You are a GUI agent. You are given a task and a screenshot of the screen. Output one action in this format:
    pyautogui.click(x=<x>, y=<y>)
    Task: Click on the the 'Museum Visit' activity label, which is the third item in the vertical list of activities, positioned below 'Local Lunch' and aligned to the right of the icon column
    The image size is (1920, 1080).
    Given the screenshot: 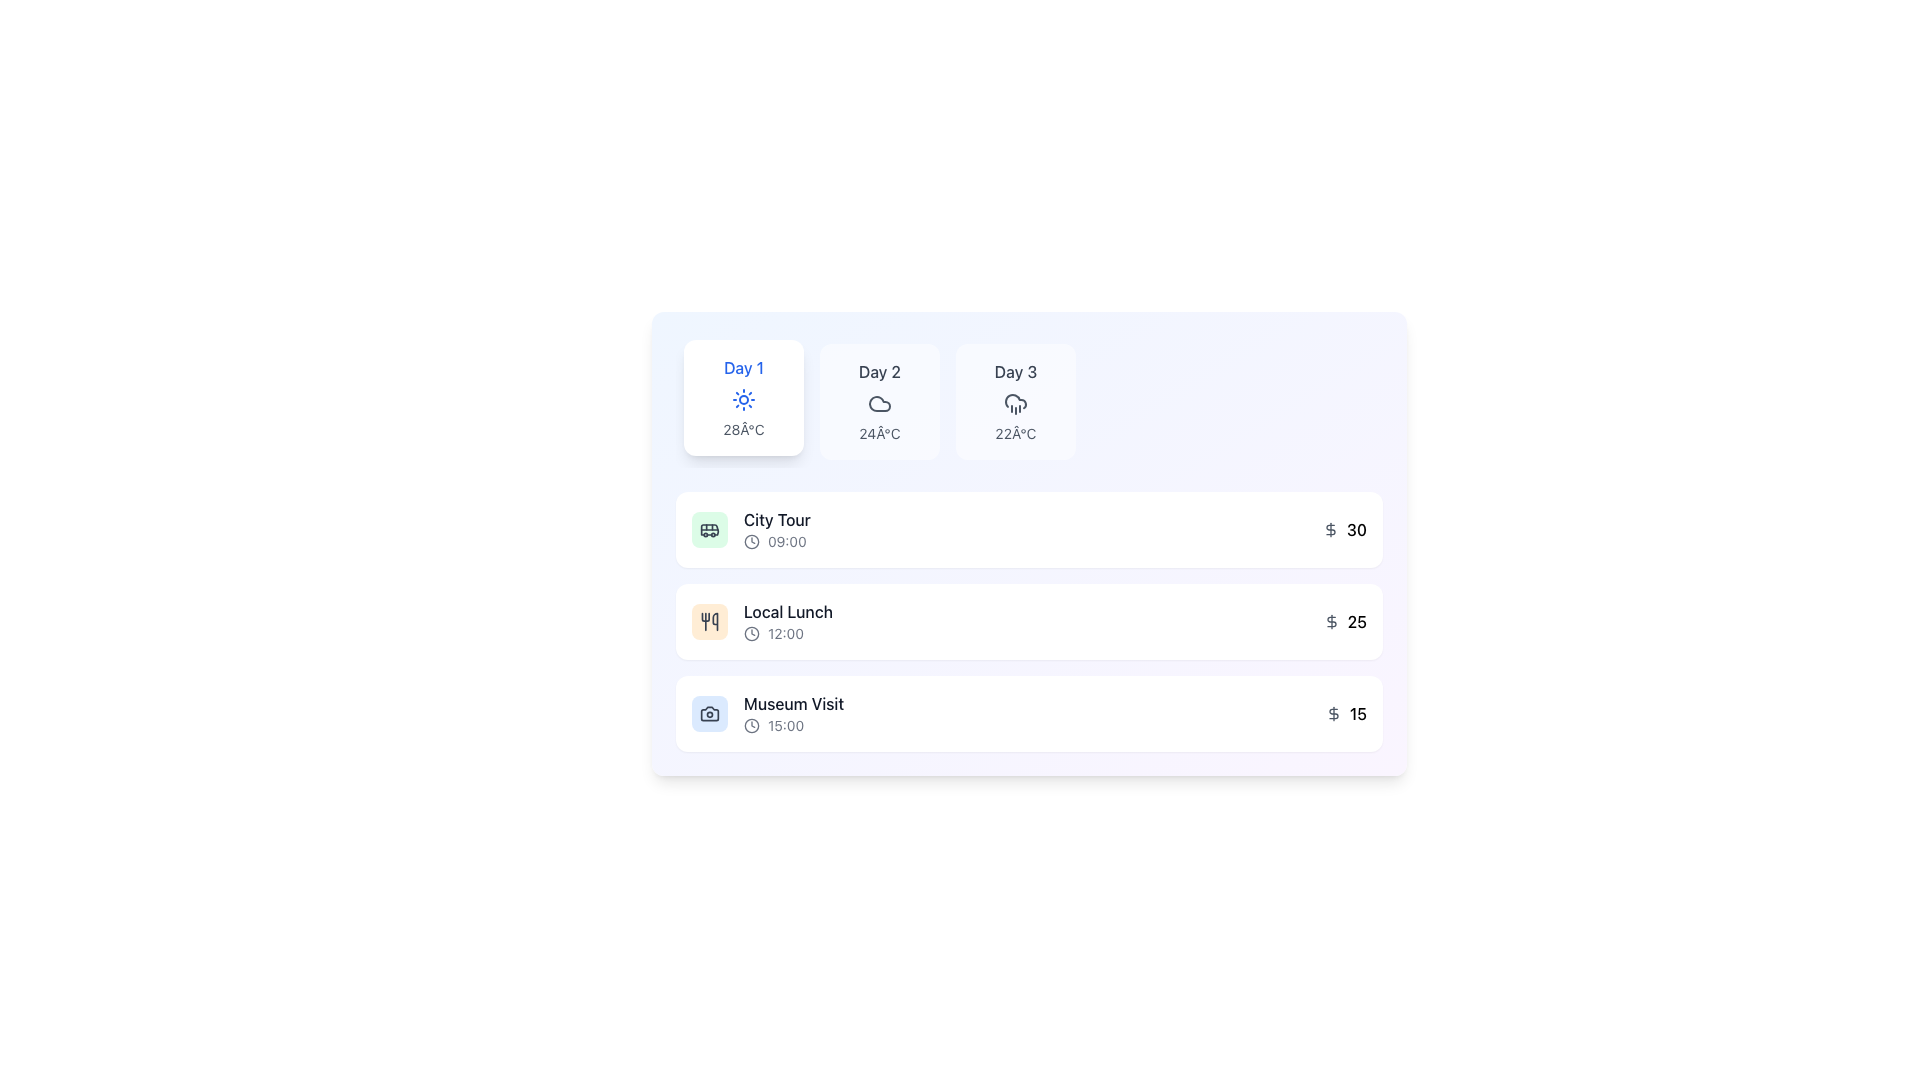 What is the action you would take?
    pyautogui.click(x=793, y=712)
    